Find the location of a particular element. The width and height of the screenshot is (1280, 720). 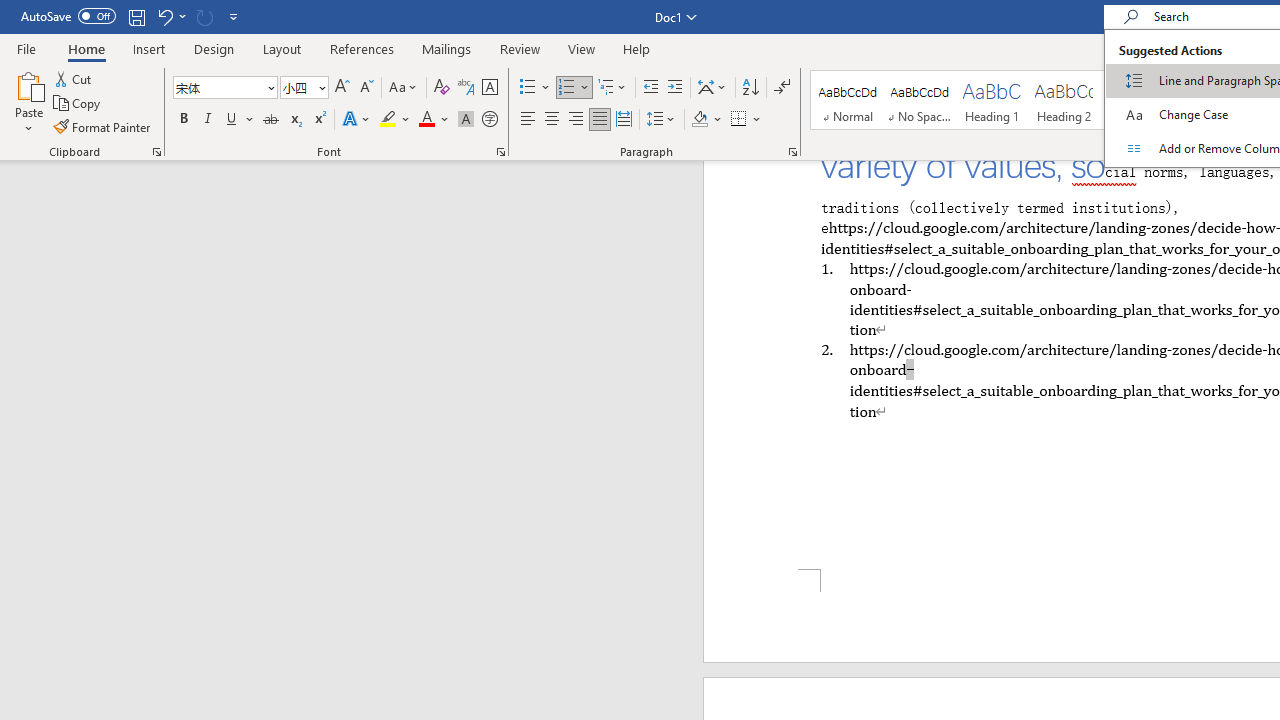

'File Tab' is located at coordinates (26, 47).